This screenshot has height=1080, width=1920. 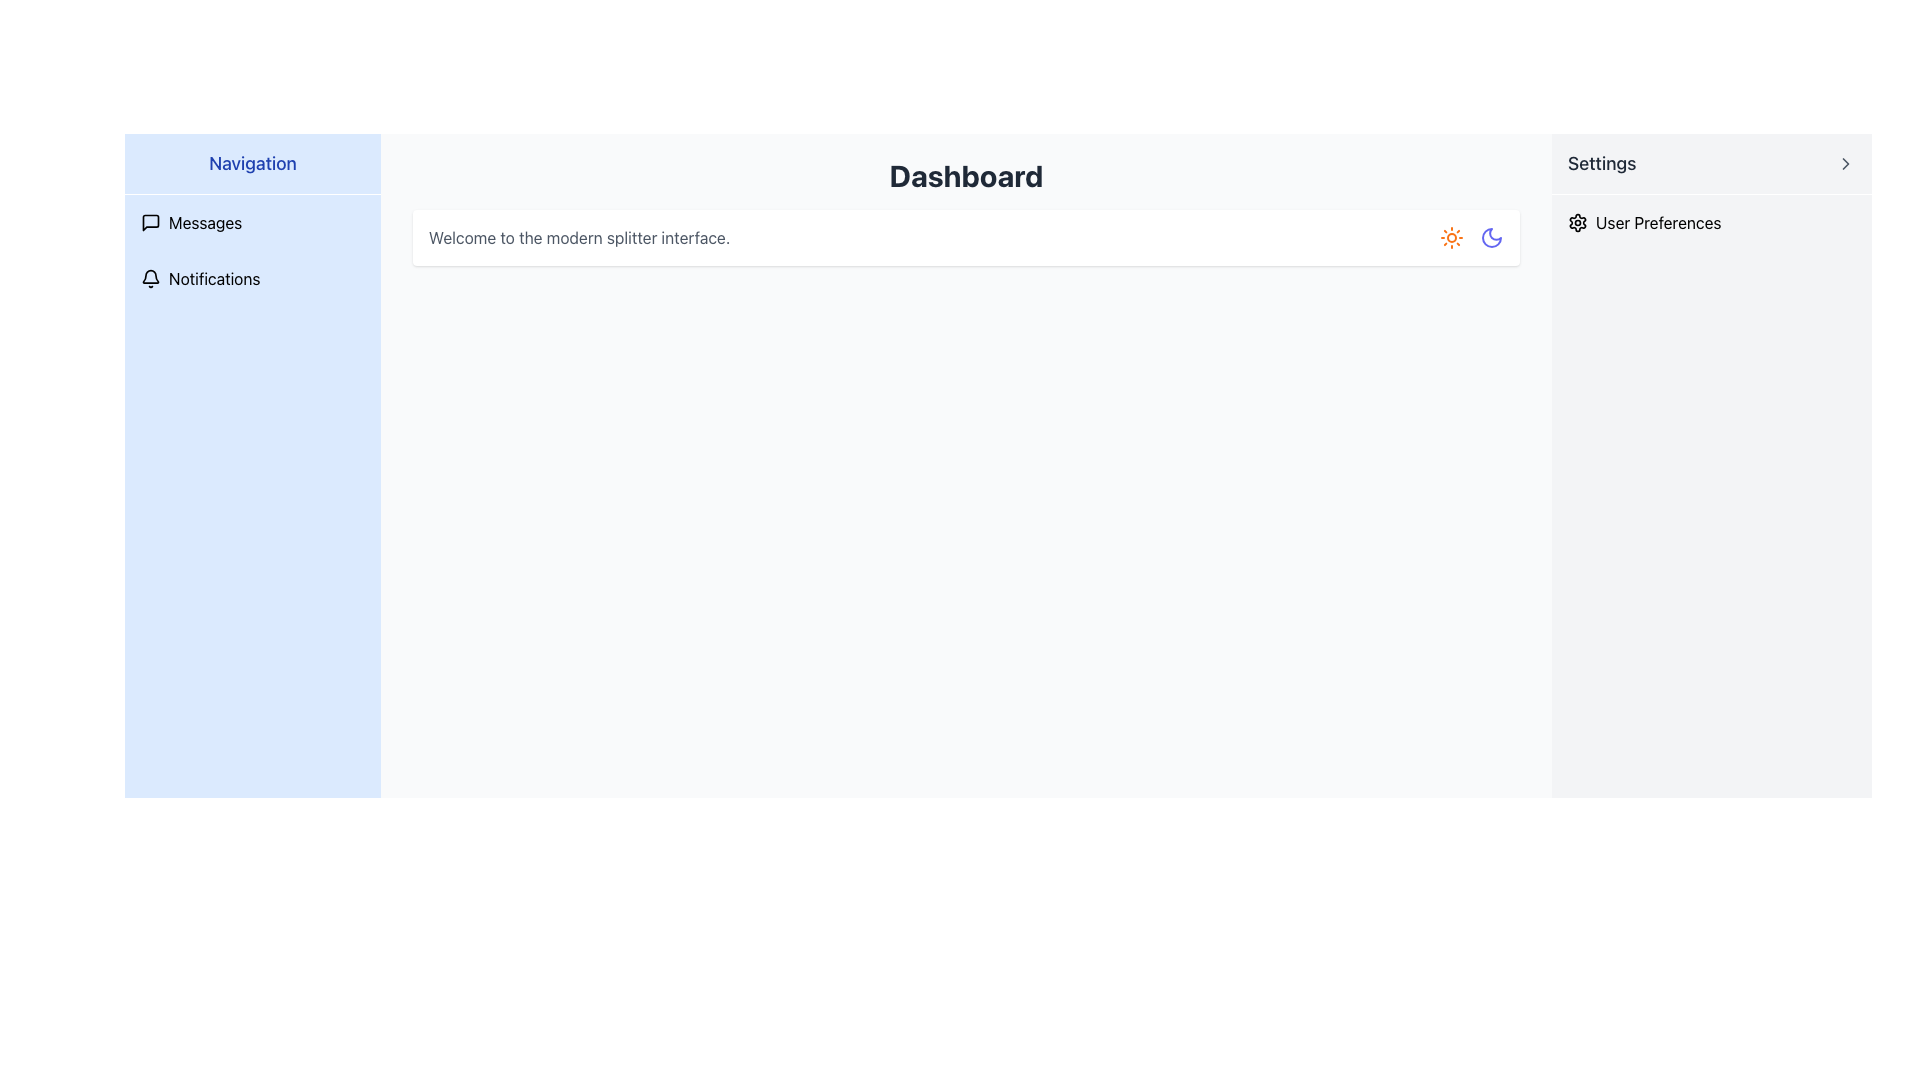 What do you see at coordinates (1845, 163) in the screenshot?
I see `the chevron icon in the 'User Preferences' section near the 'Settings' area to trigger the navigation action` at bounding box center [1845, 163].